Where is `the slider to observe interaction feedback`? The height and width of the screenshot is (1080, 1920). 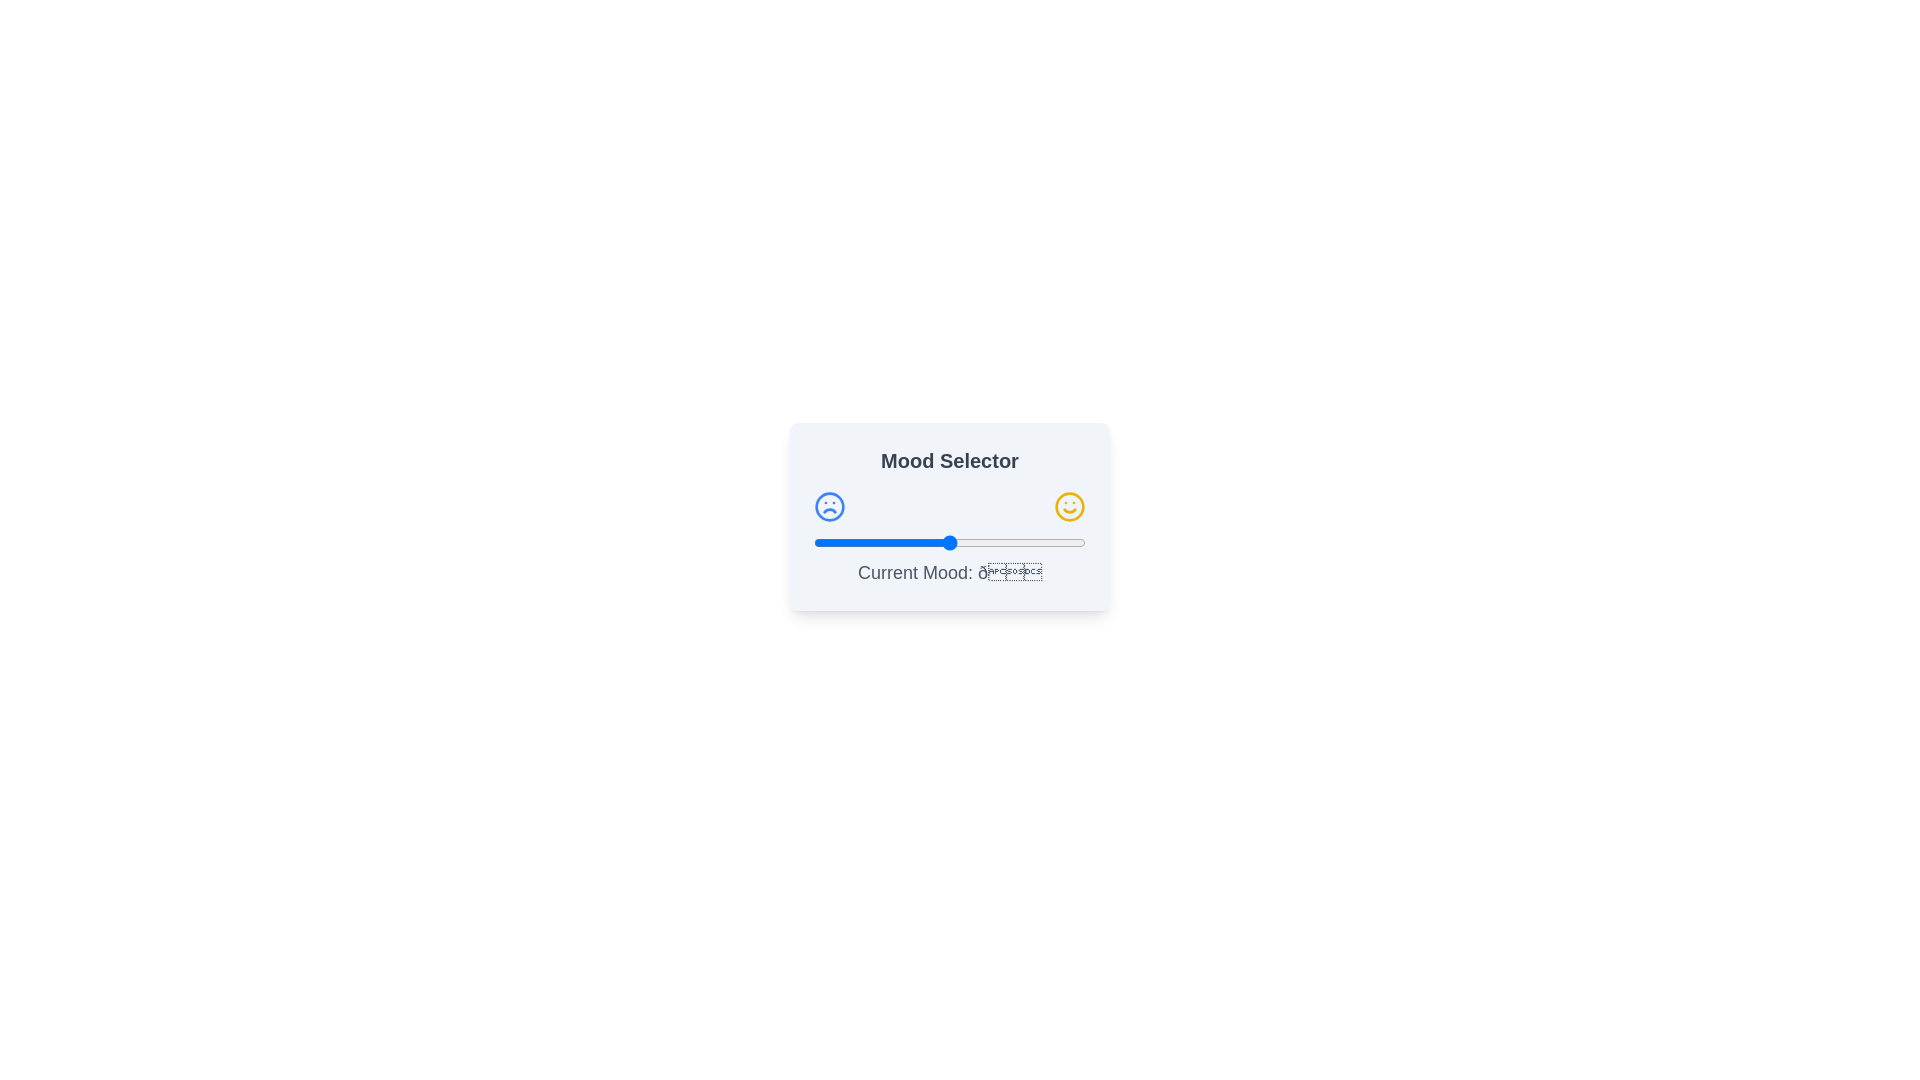 the slider to observe interaction feedback is located at coordinates (949, 543).